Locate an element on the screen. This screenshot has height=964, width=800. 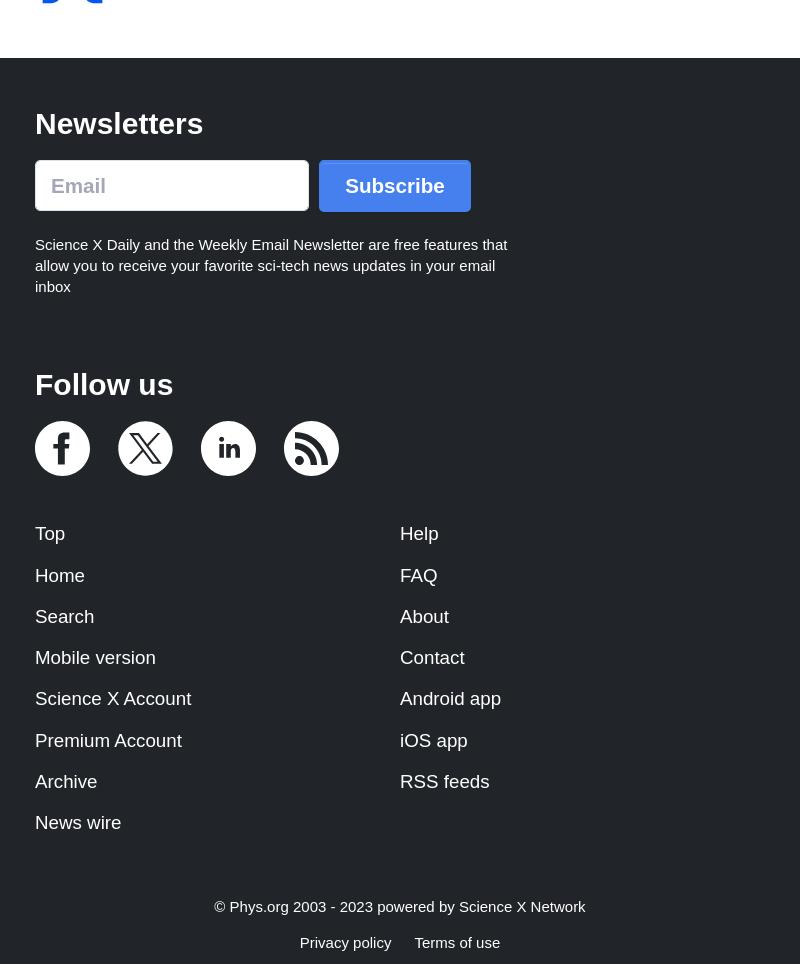
'Subscribe' is located at coordinates (393, 184).